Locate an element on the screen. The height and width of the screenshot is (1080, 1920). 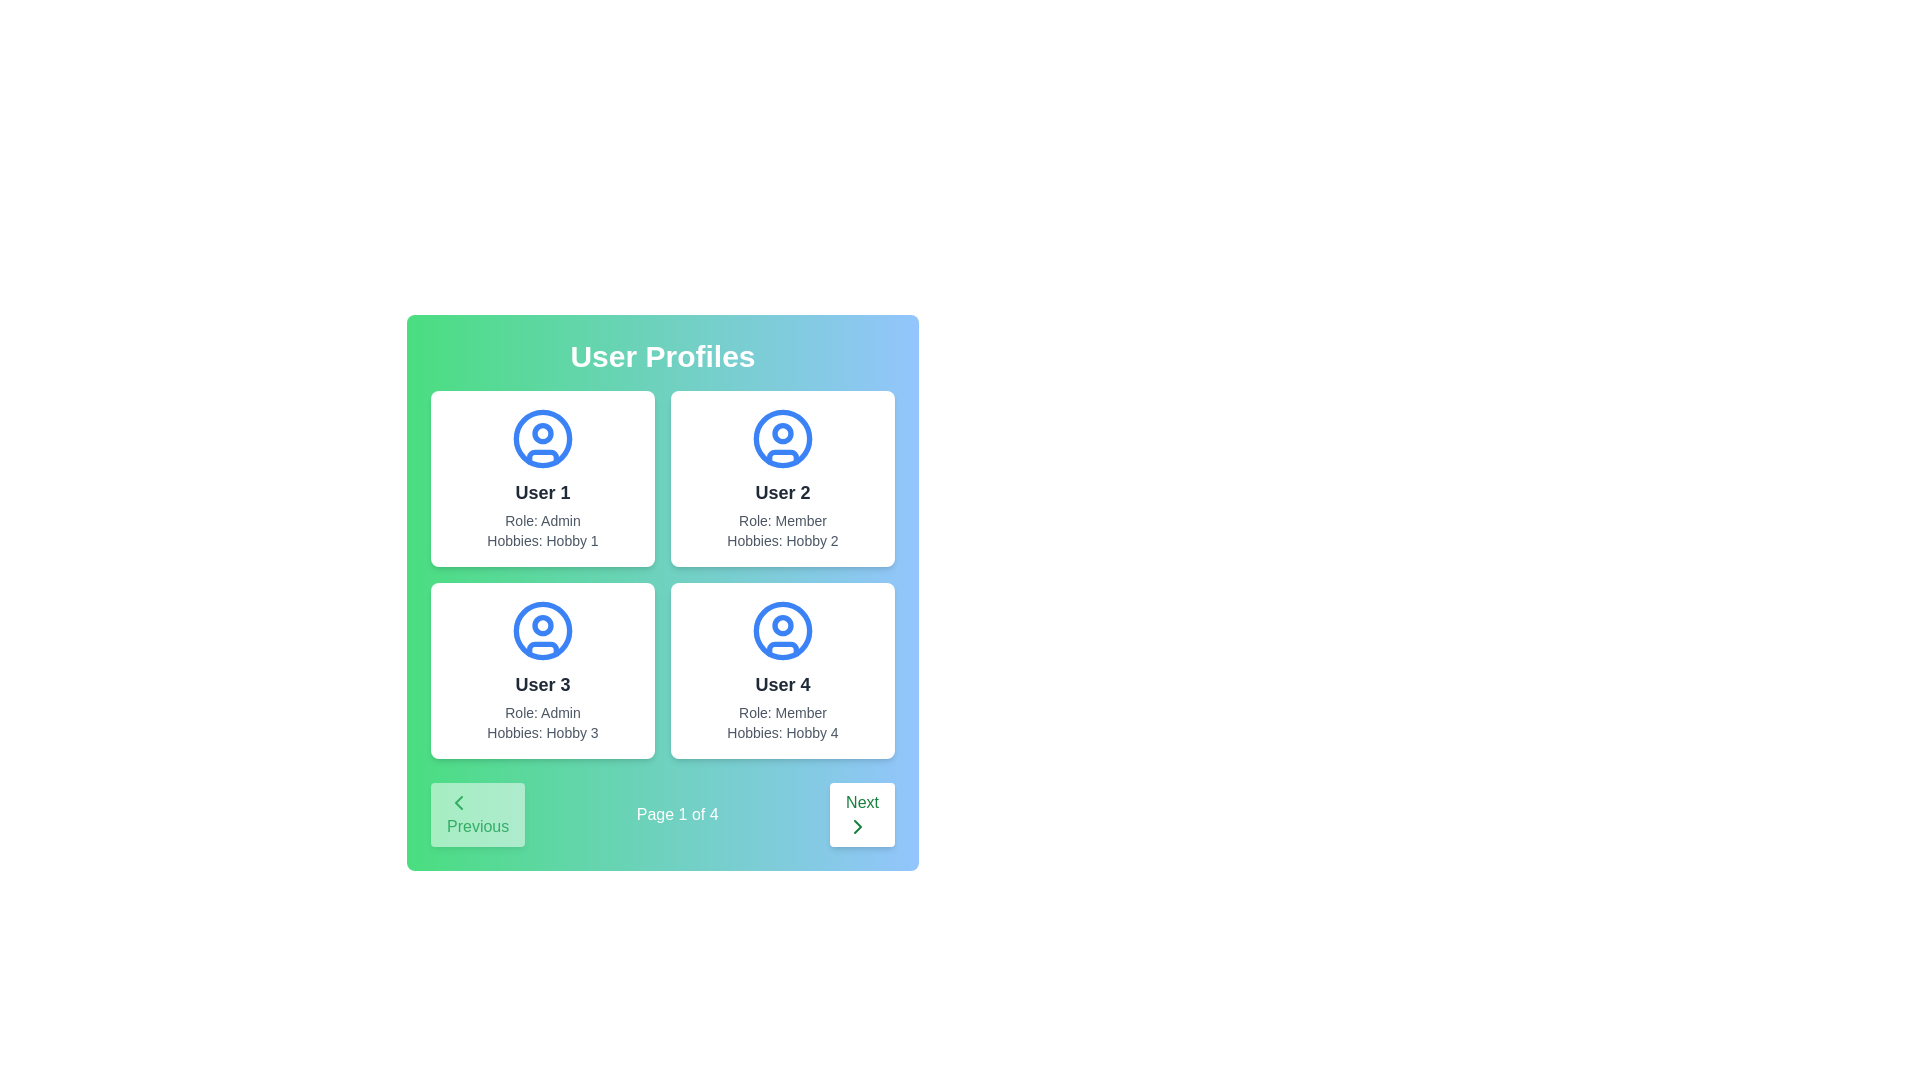
the read-only informational Text label that describes the user's role, located beneath 'User 3' and above 'Hobbies: Hobby 3' in the 'User 3' card is located at coordinates (542, 712).